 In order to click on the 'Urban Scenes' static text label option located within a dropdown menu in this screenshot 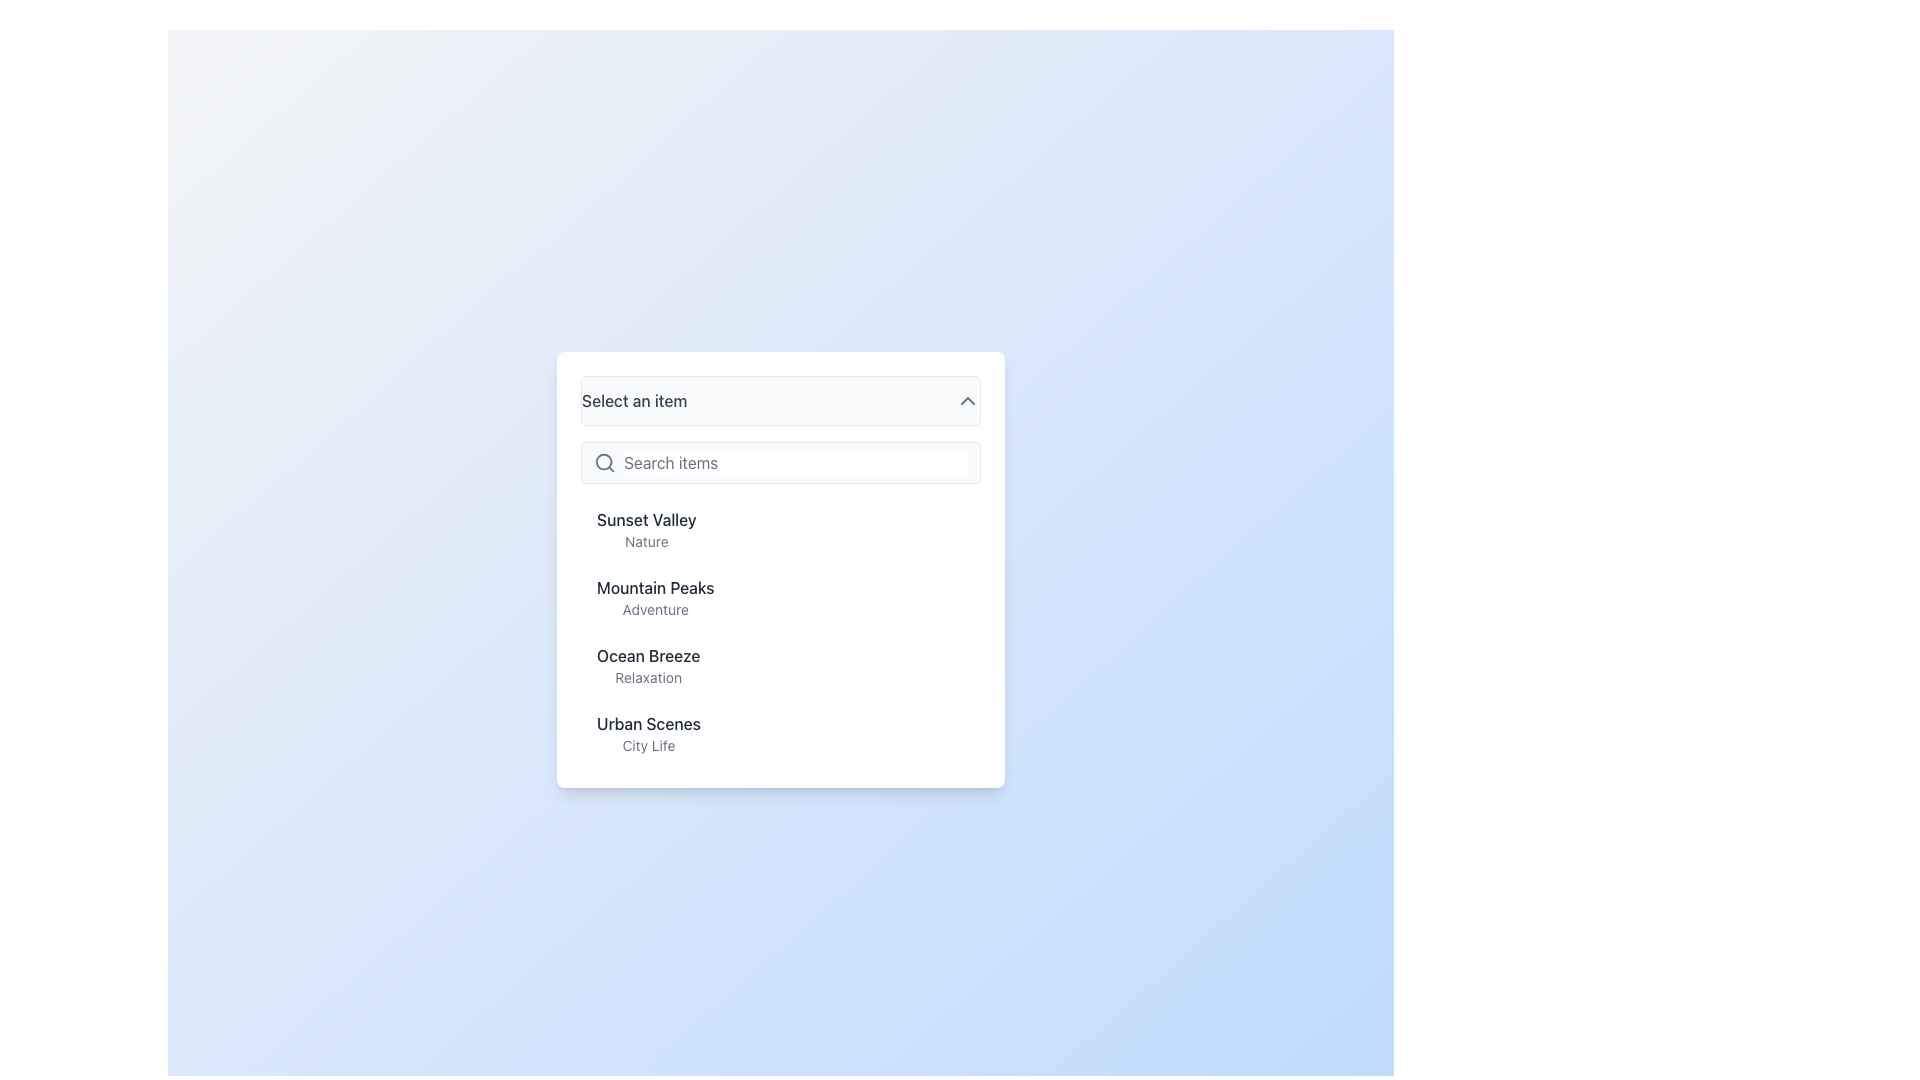, I will do `click(648, 733)`.